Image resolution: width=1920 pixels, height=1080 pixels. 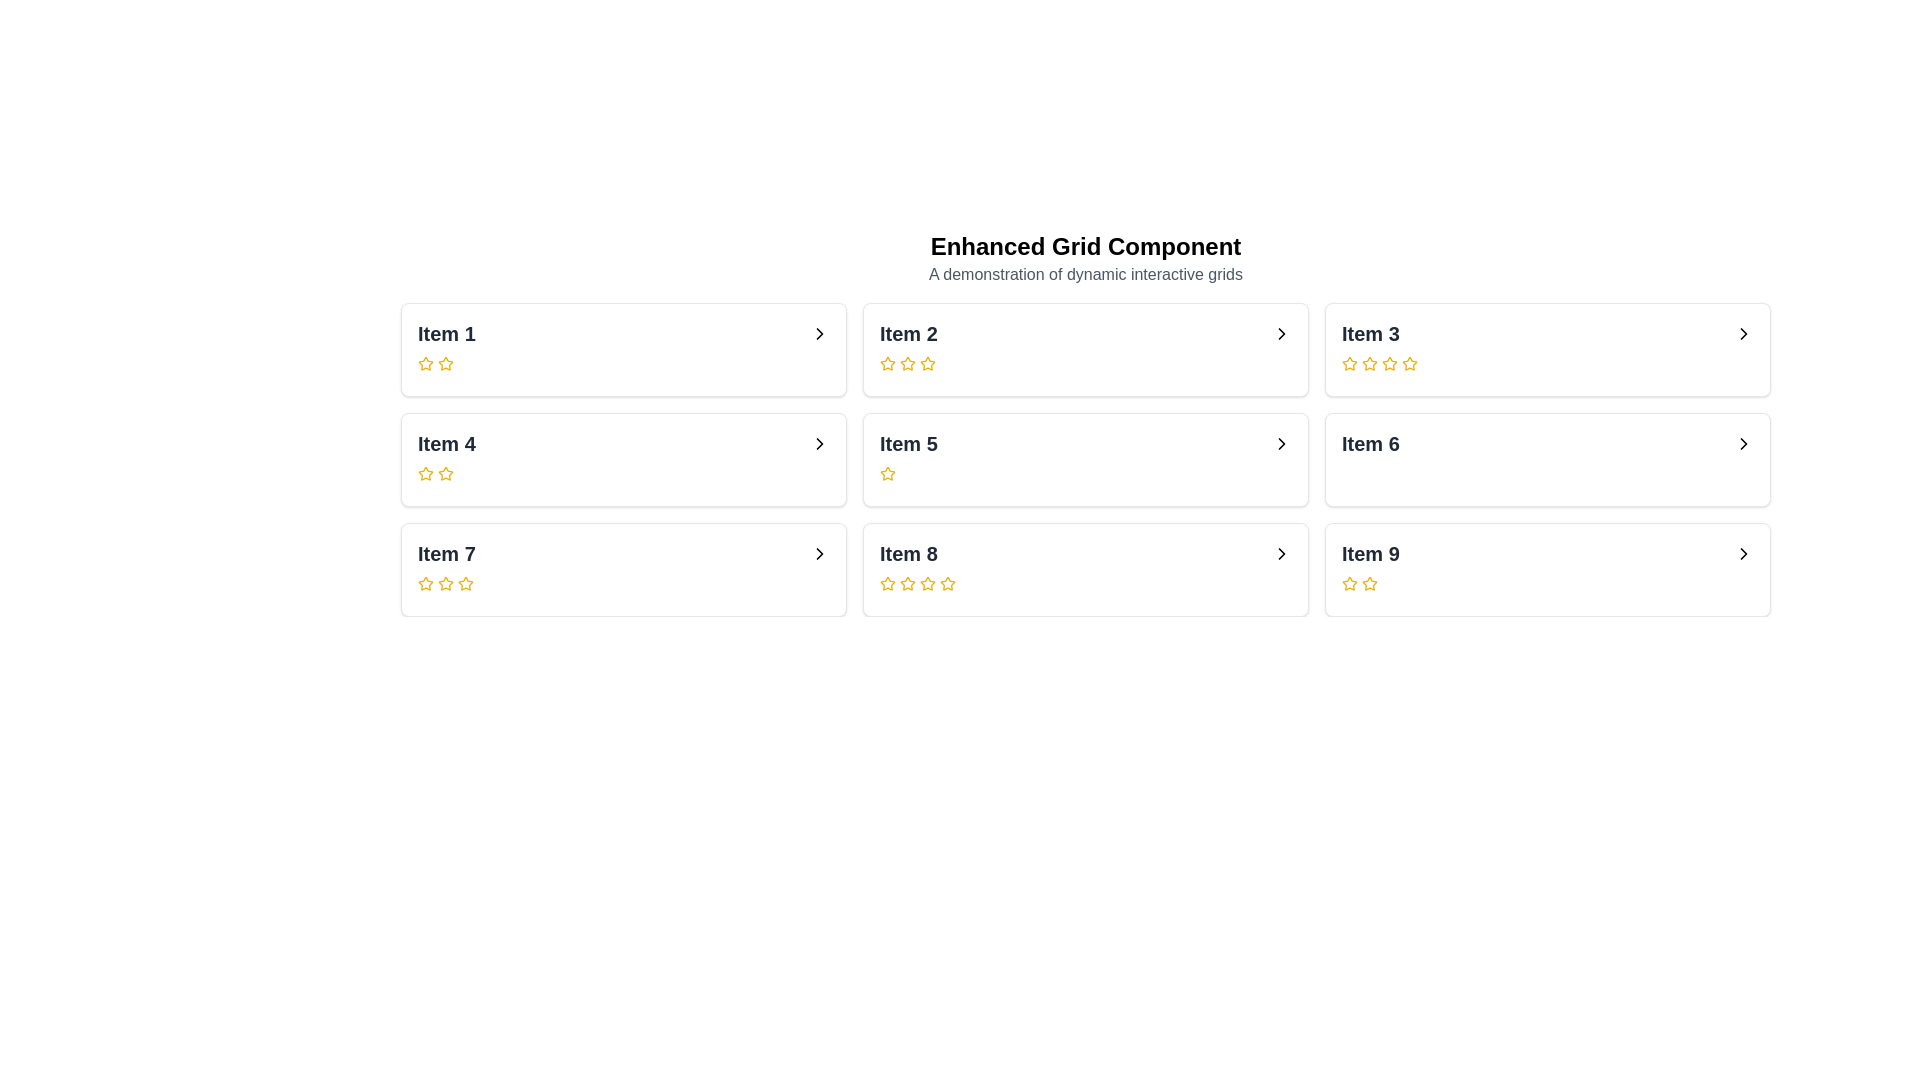 I want to click on text displayed in the Header which contains the title 'Enhanced Grid Component' and subtitle 'A demonstration of dynamic interactive grids', so click(x=1084, y=257).